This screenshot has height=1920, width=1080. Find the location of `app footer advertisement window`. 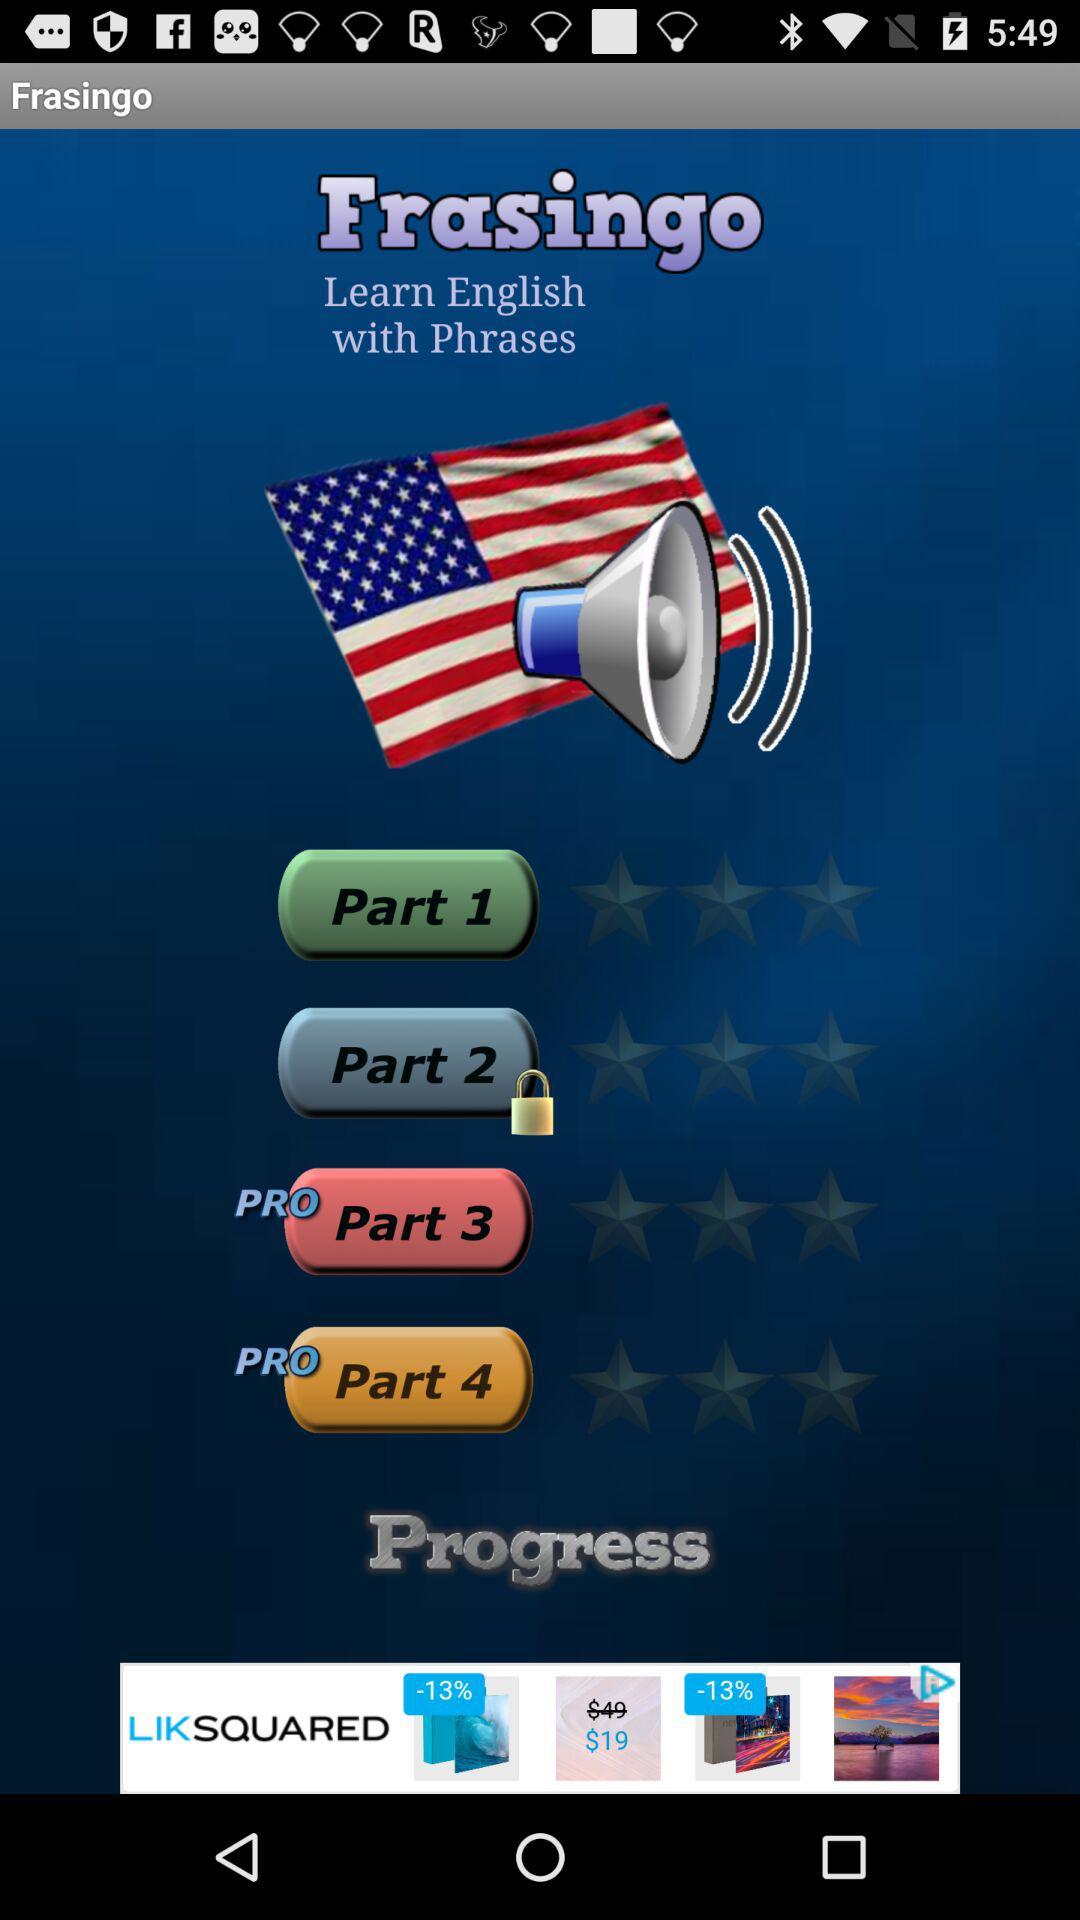

app footer advertisement window is located at coordinates (540, 1727).